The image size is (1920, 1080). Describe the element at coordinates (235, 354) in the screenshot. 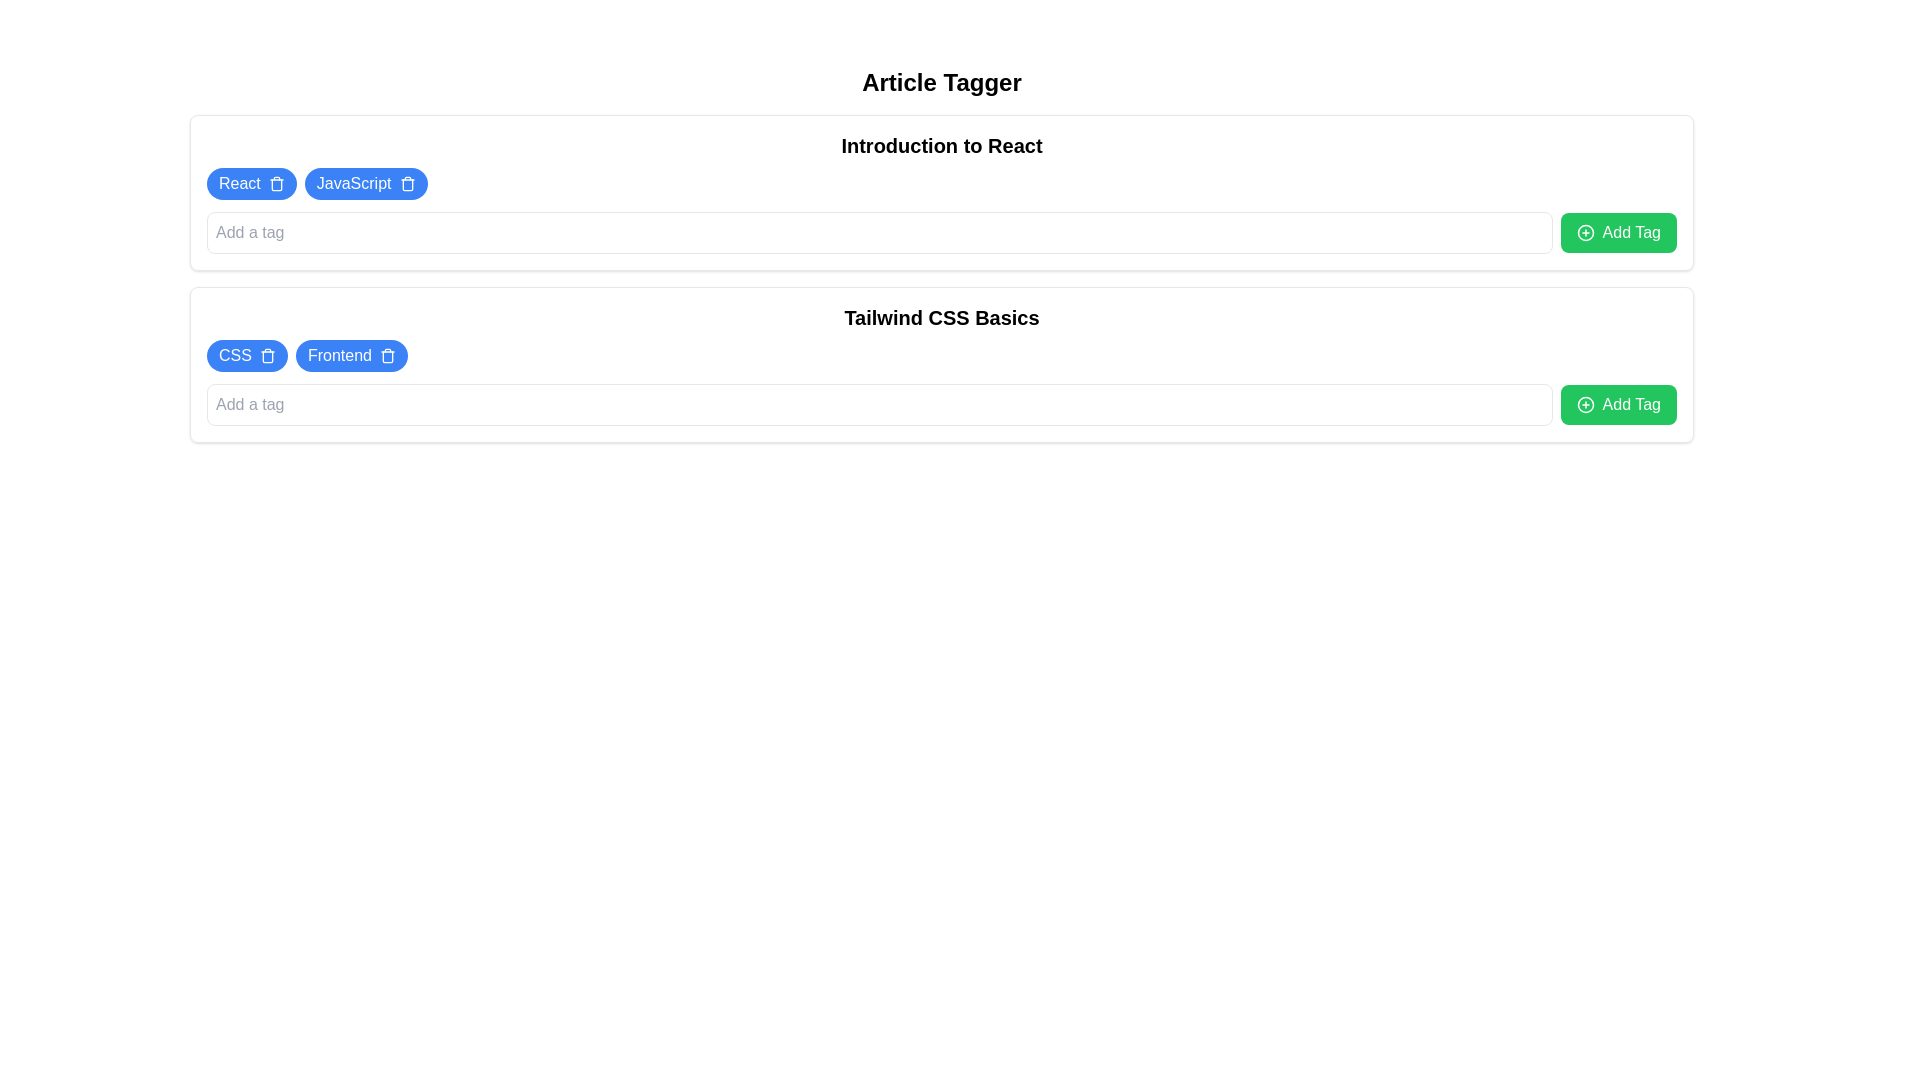

I see `the first tag label in the 'Tailwind CSS Basics' section` at that location.